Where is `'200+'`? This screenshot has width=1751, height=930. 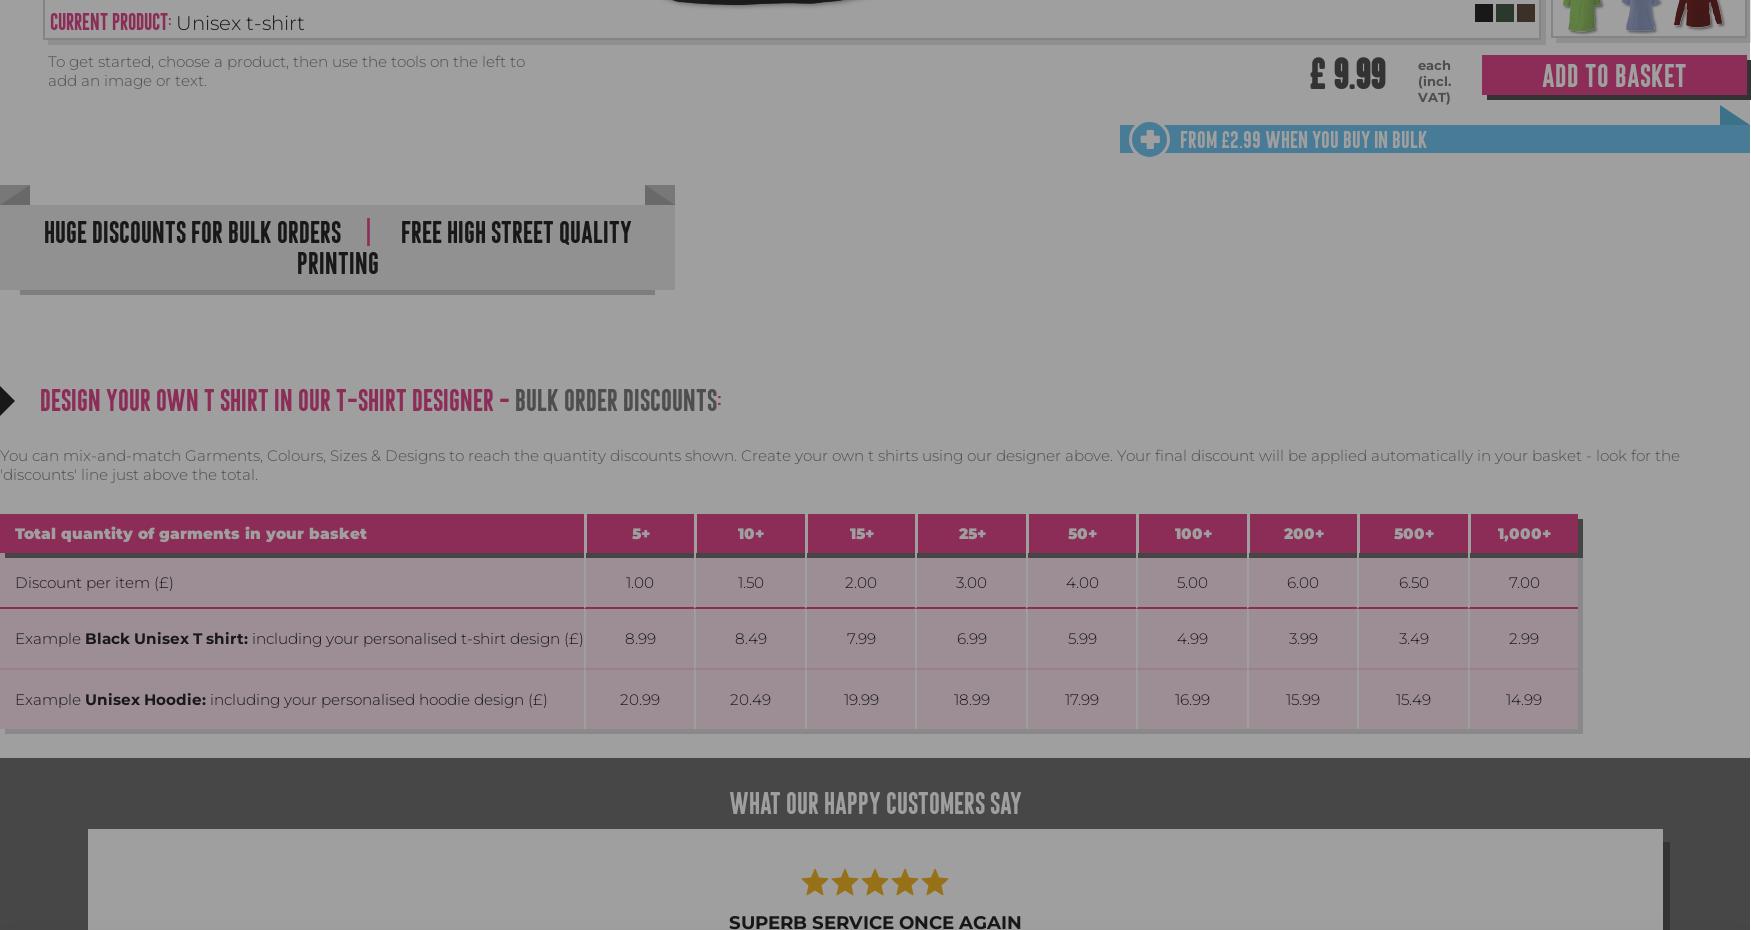 '200+' is located at coordinates (1301, 532).